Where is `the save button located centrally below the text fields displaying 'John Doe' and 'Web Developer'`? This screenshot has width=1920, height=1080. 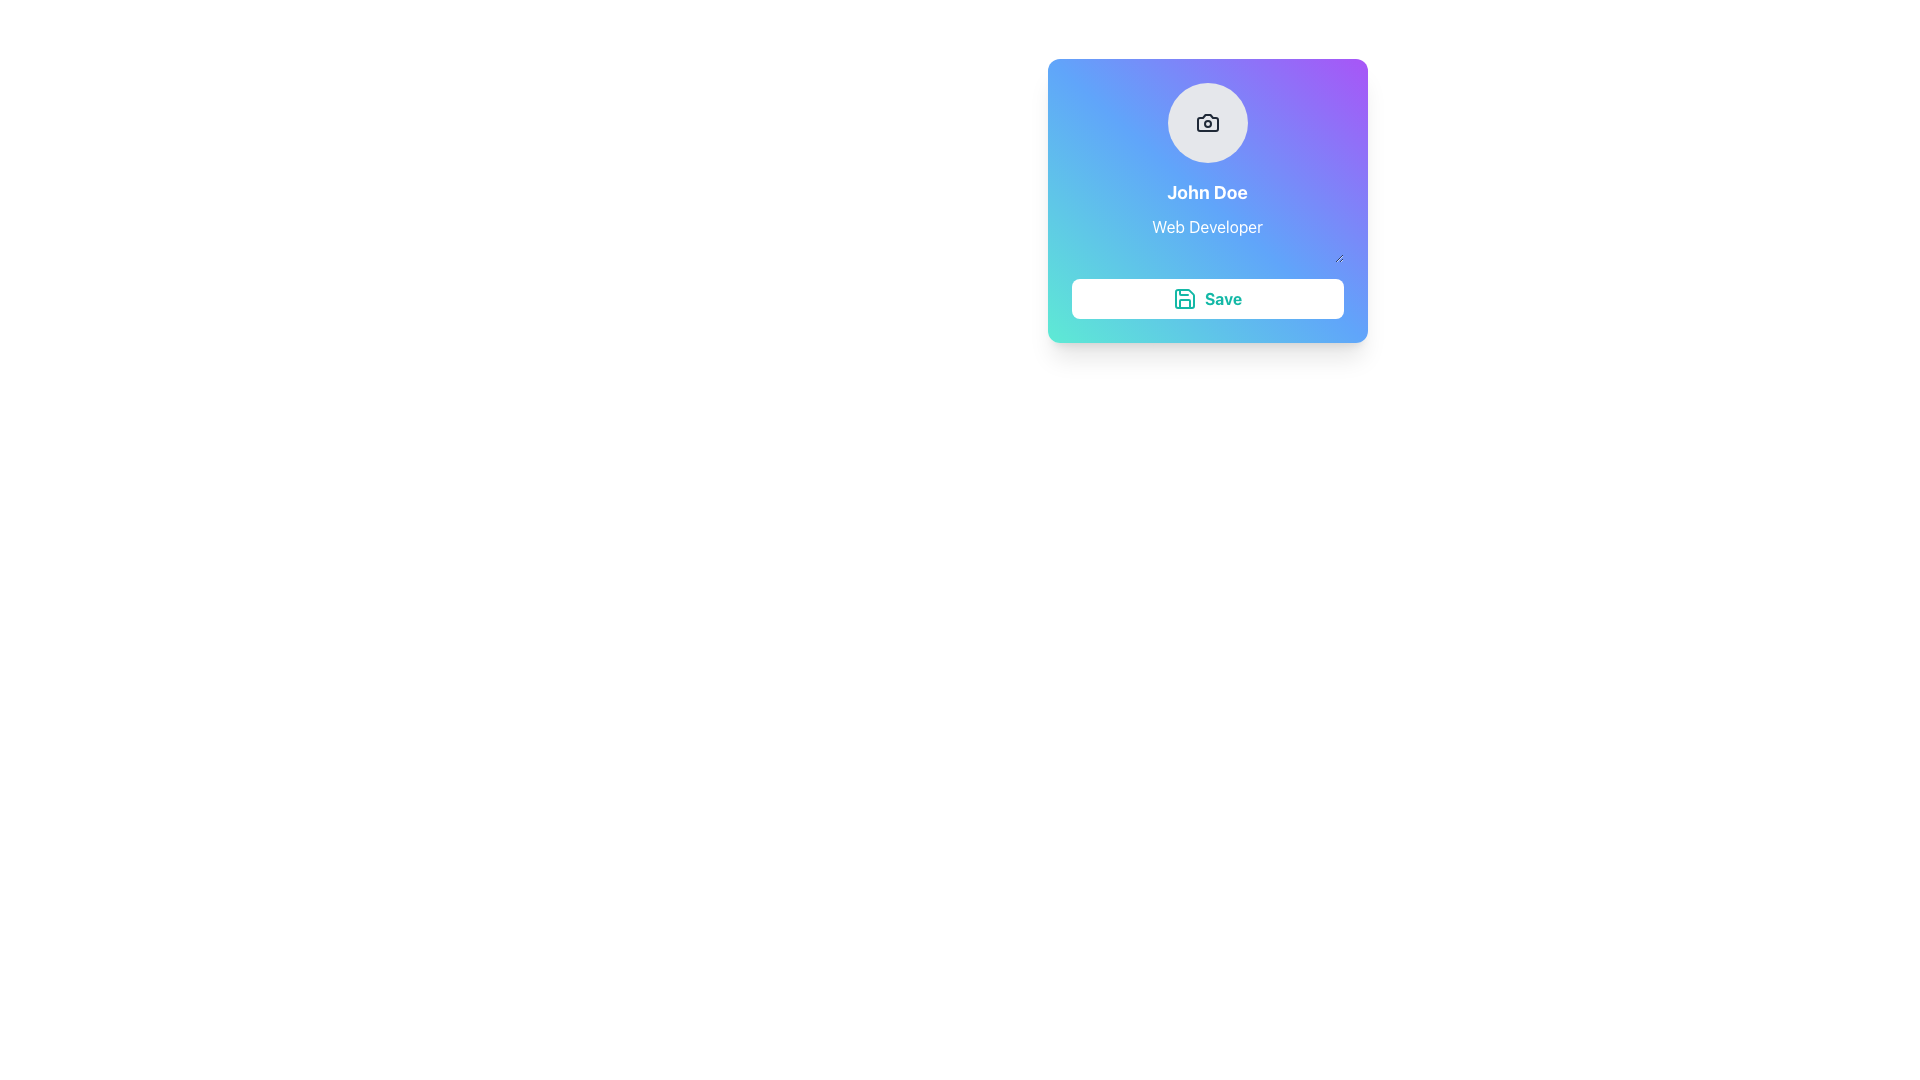
the save button located centrally below the text fields displaying 'John Doe' and 'Web Developer' is located at coordinates (1206, 299).